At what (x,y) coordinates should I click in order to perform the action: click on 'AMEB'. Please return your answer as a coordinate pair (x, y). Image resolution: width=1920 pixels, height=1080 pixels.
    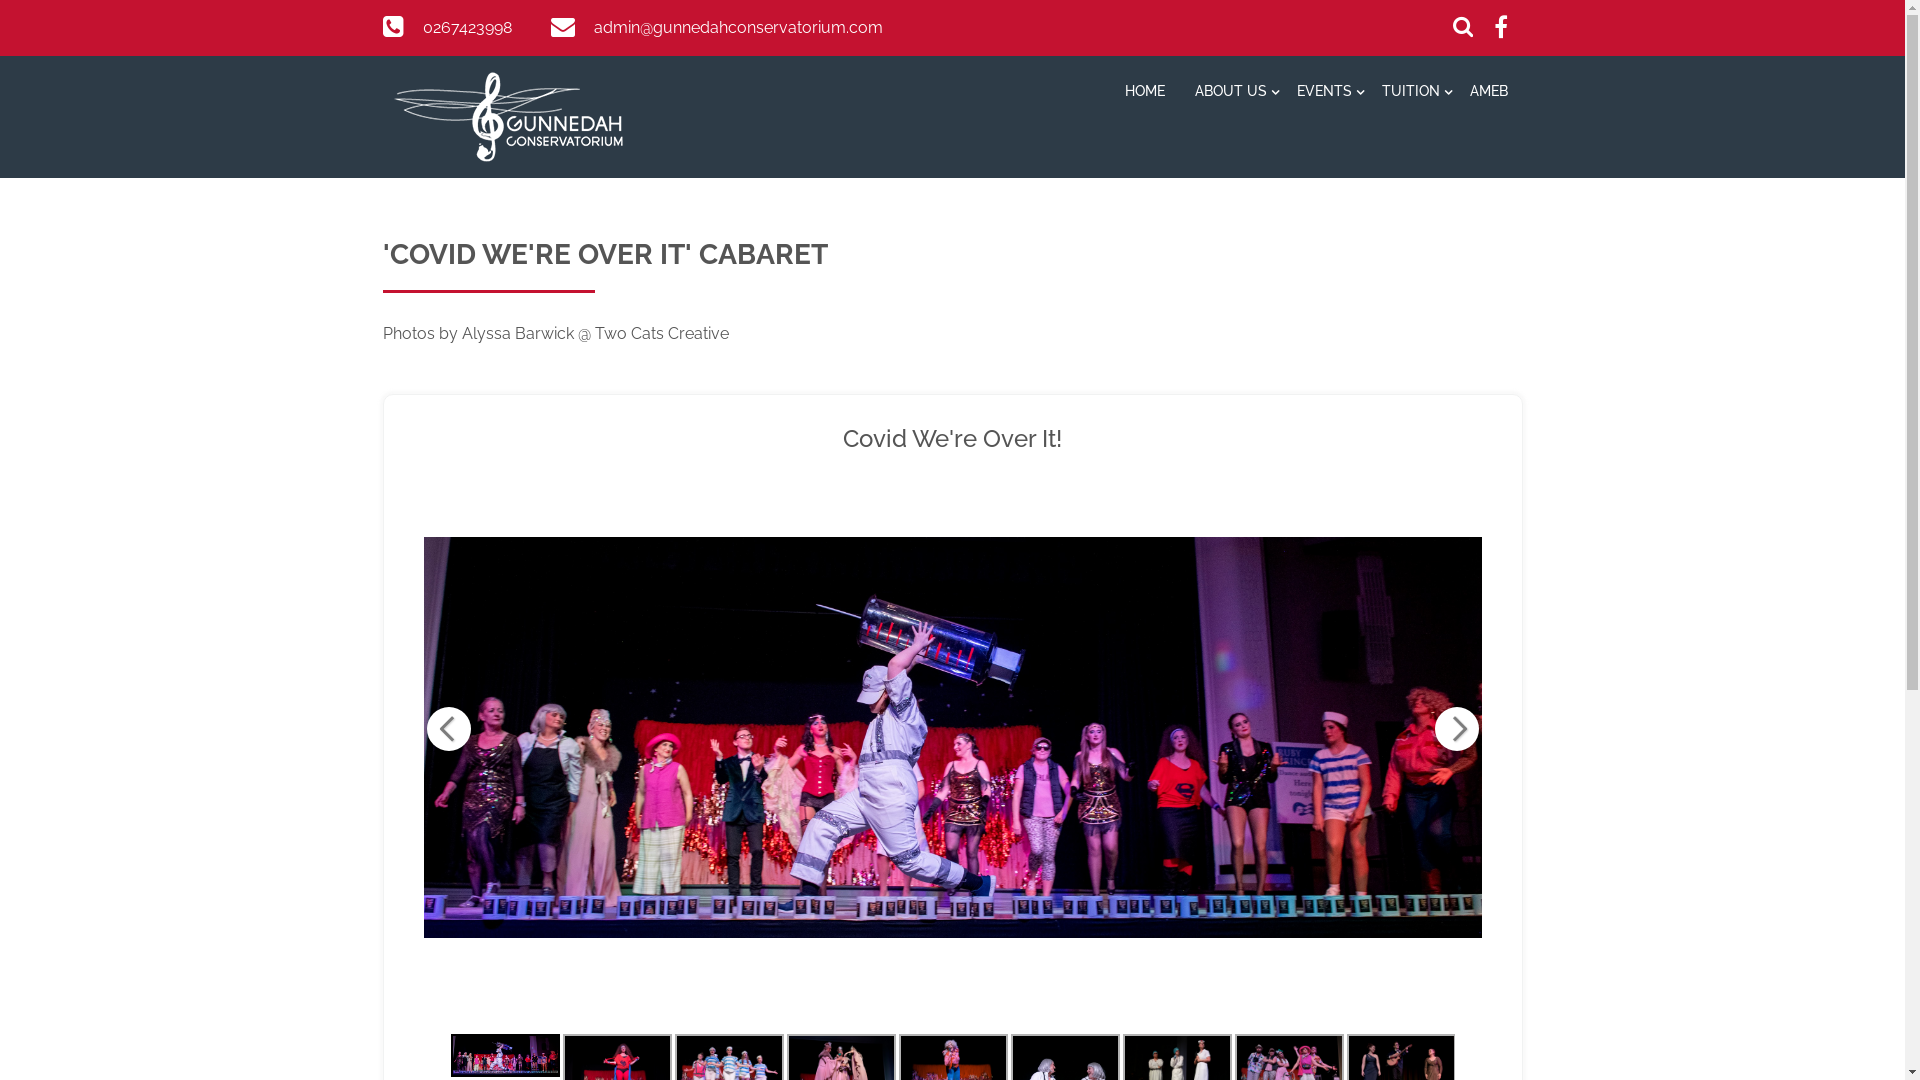
    Looking at the image, I should click on (1488, 93).